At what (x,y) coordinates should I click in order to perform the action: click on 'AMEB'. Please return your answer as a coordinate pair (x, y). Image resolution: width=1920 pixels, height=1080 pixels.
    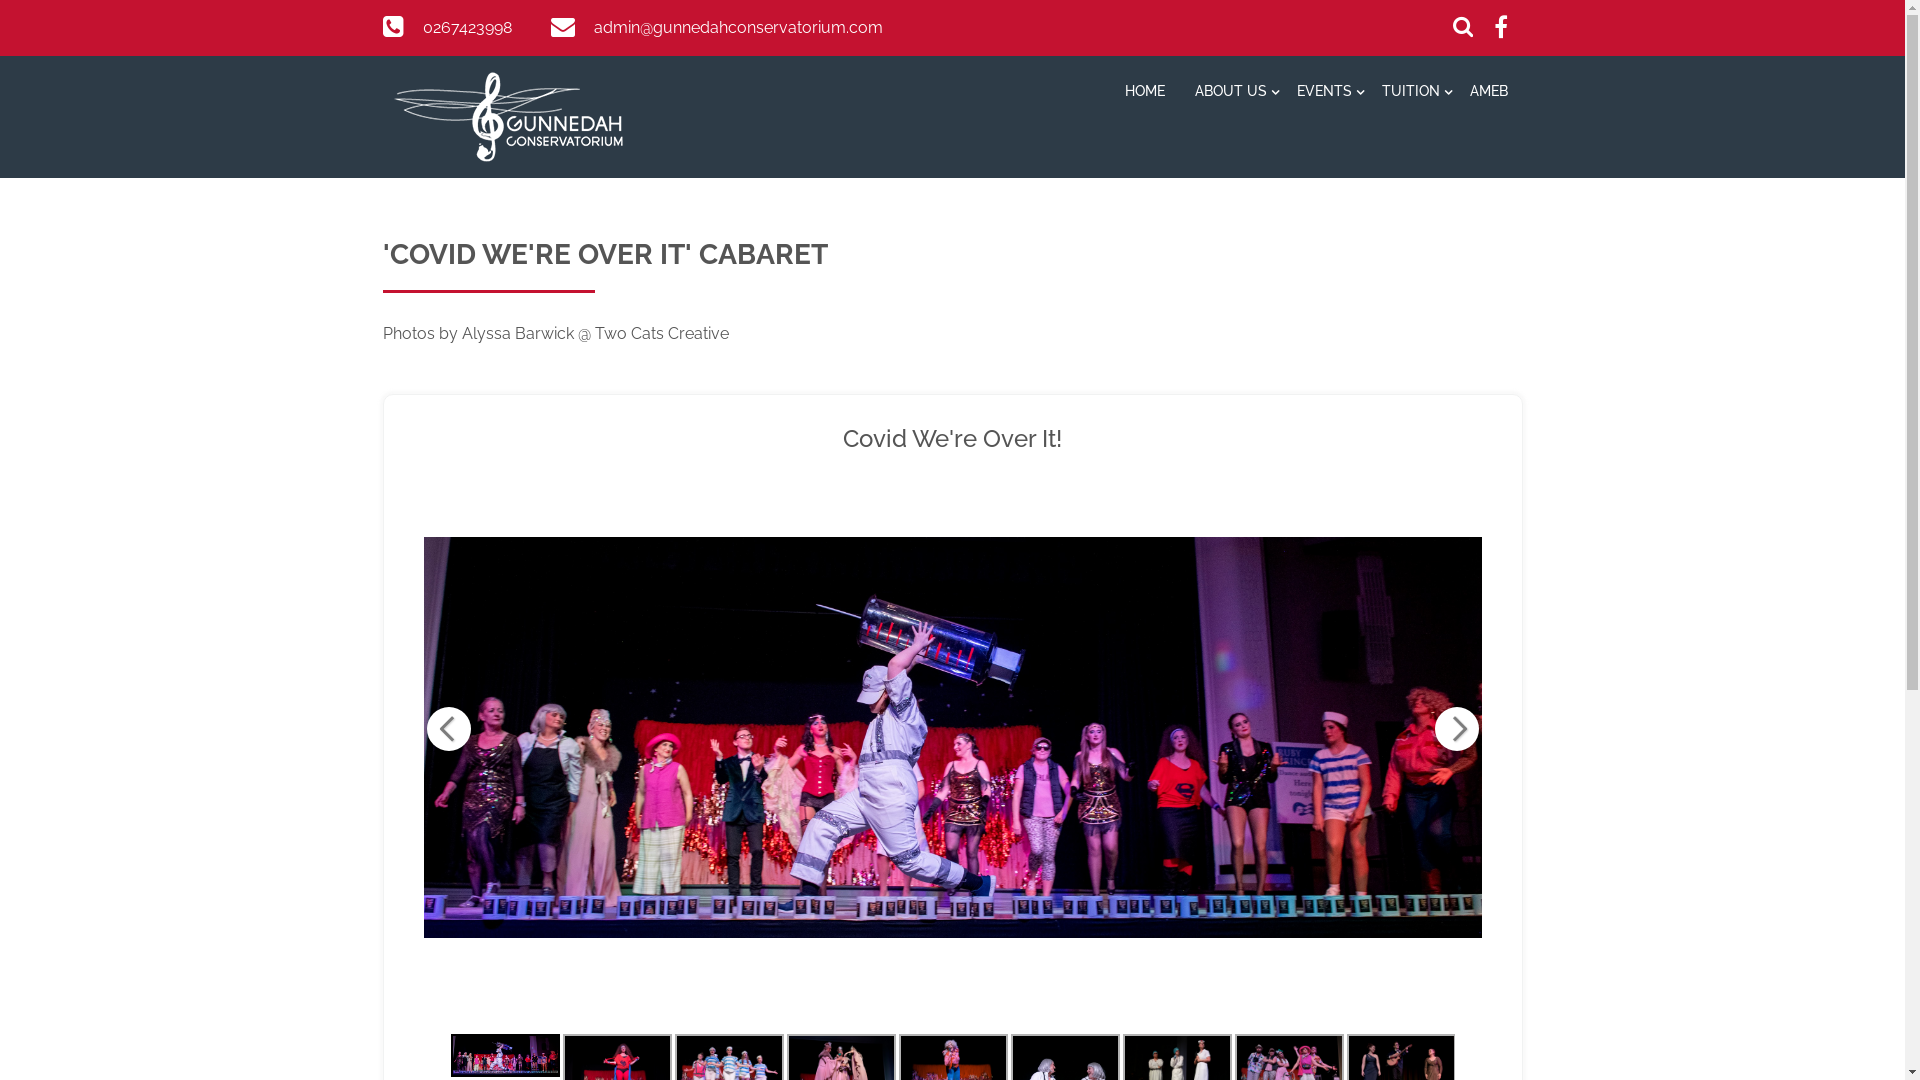
    Looking at the image, I should click on (1488, 93).